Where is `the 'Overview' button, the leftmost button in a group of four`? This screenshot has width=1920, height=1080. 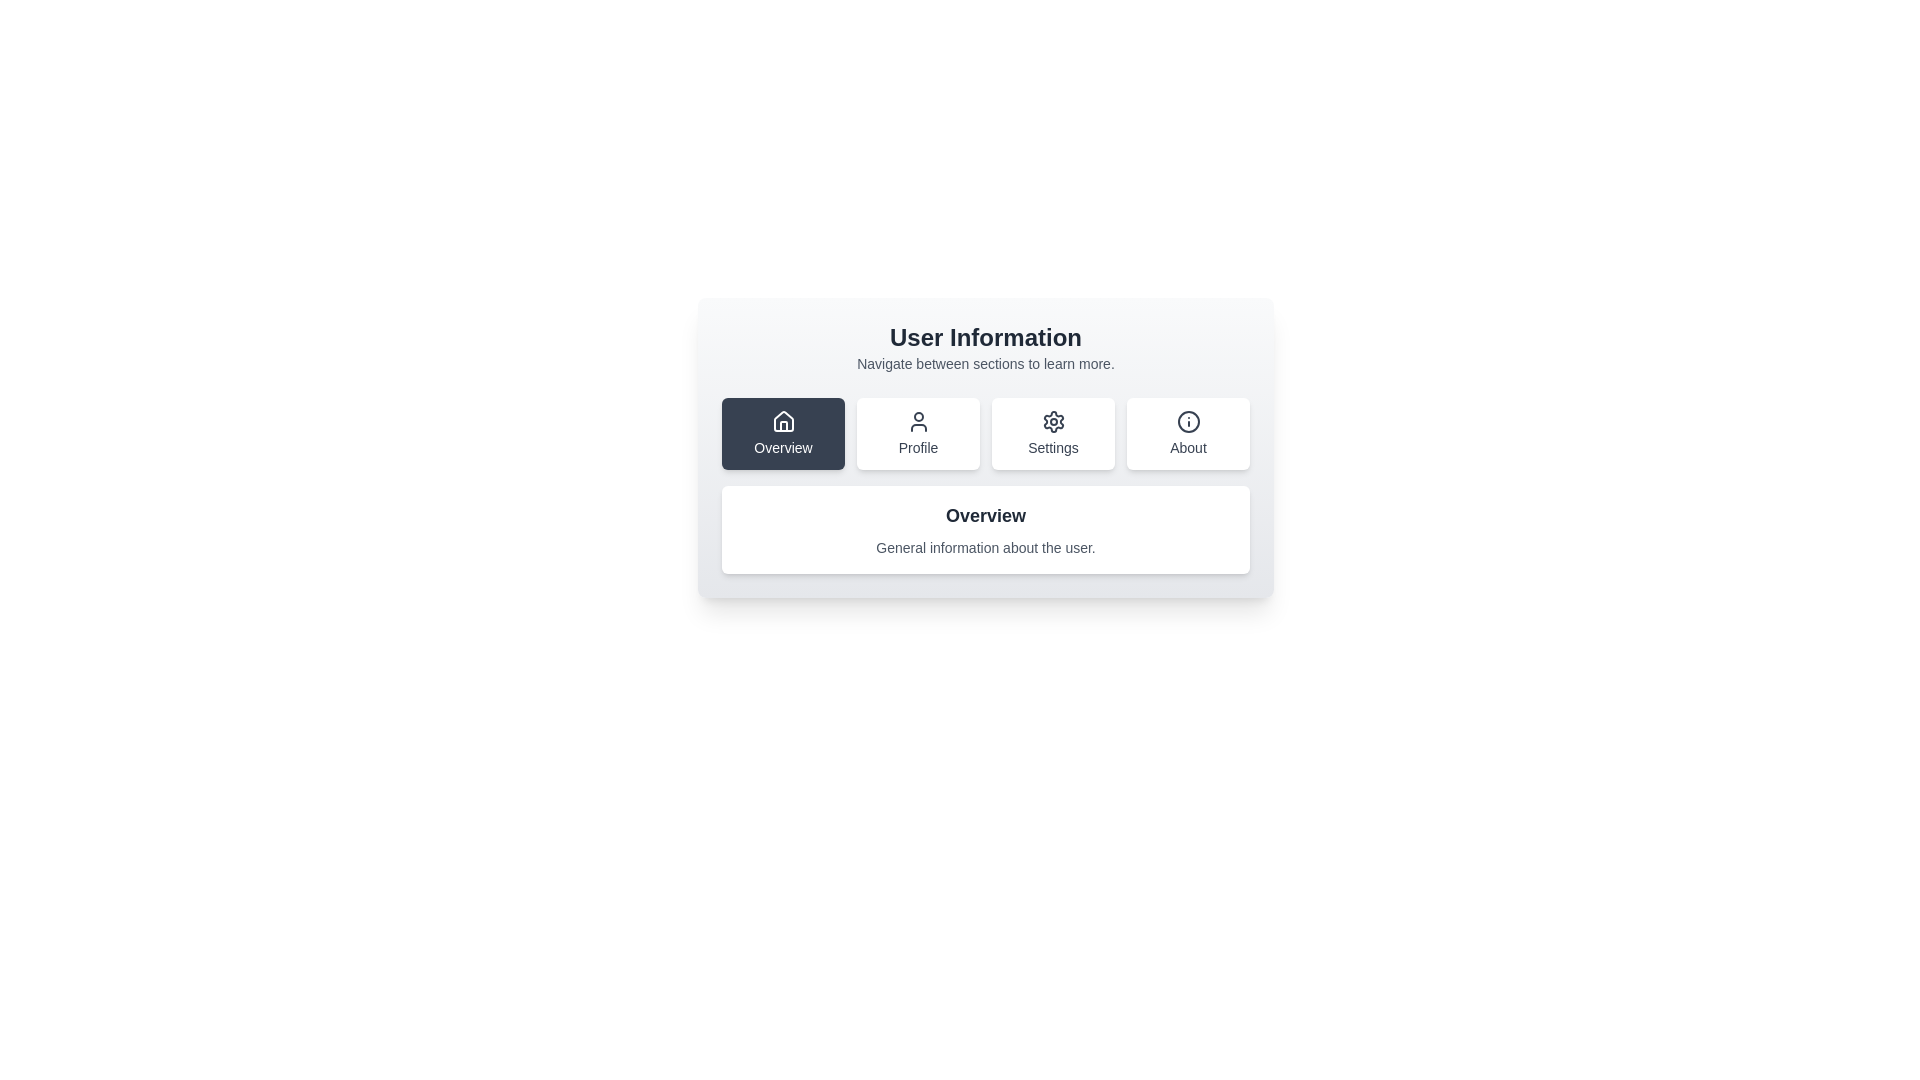
the 'Overview' button, the leftmost button in a group of four is located at coordinates (782, 433).